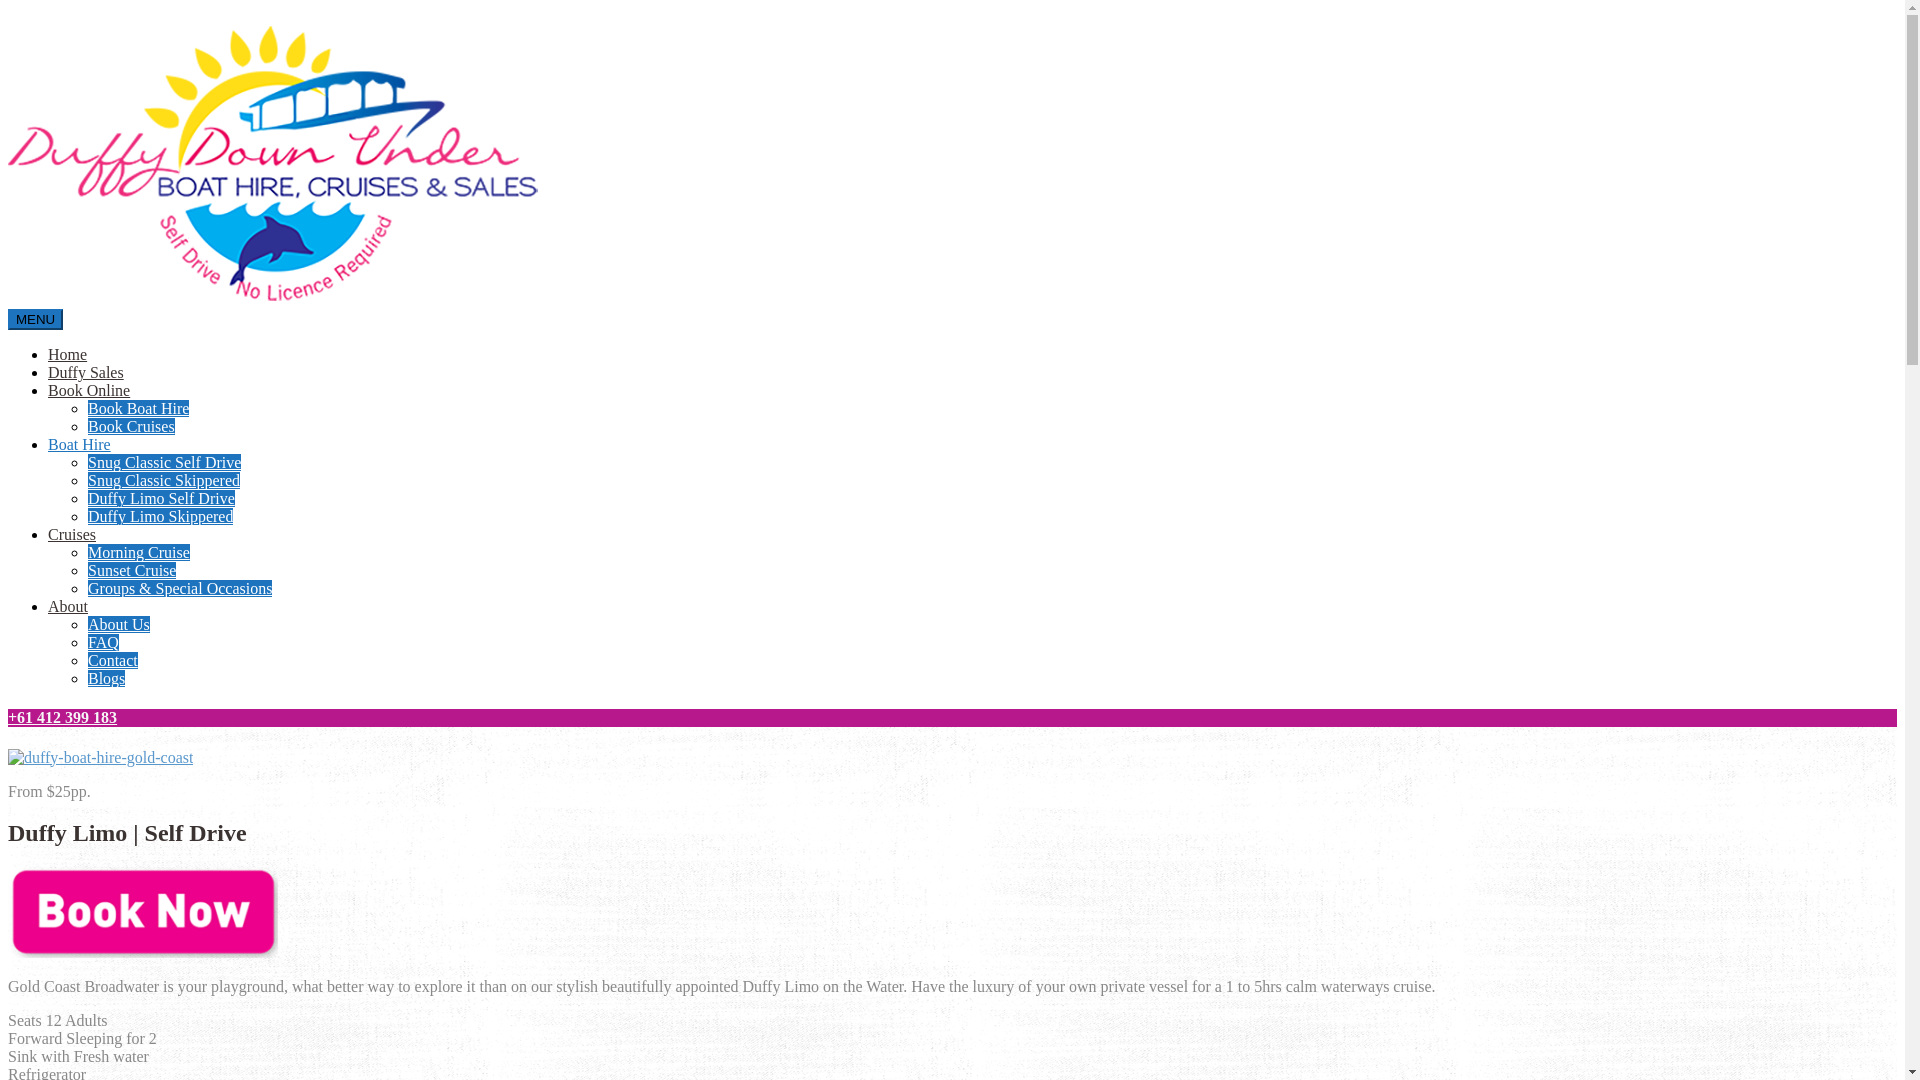 The image size is (1920, 1080). I want to click on 'About Us', so click(86, 623).